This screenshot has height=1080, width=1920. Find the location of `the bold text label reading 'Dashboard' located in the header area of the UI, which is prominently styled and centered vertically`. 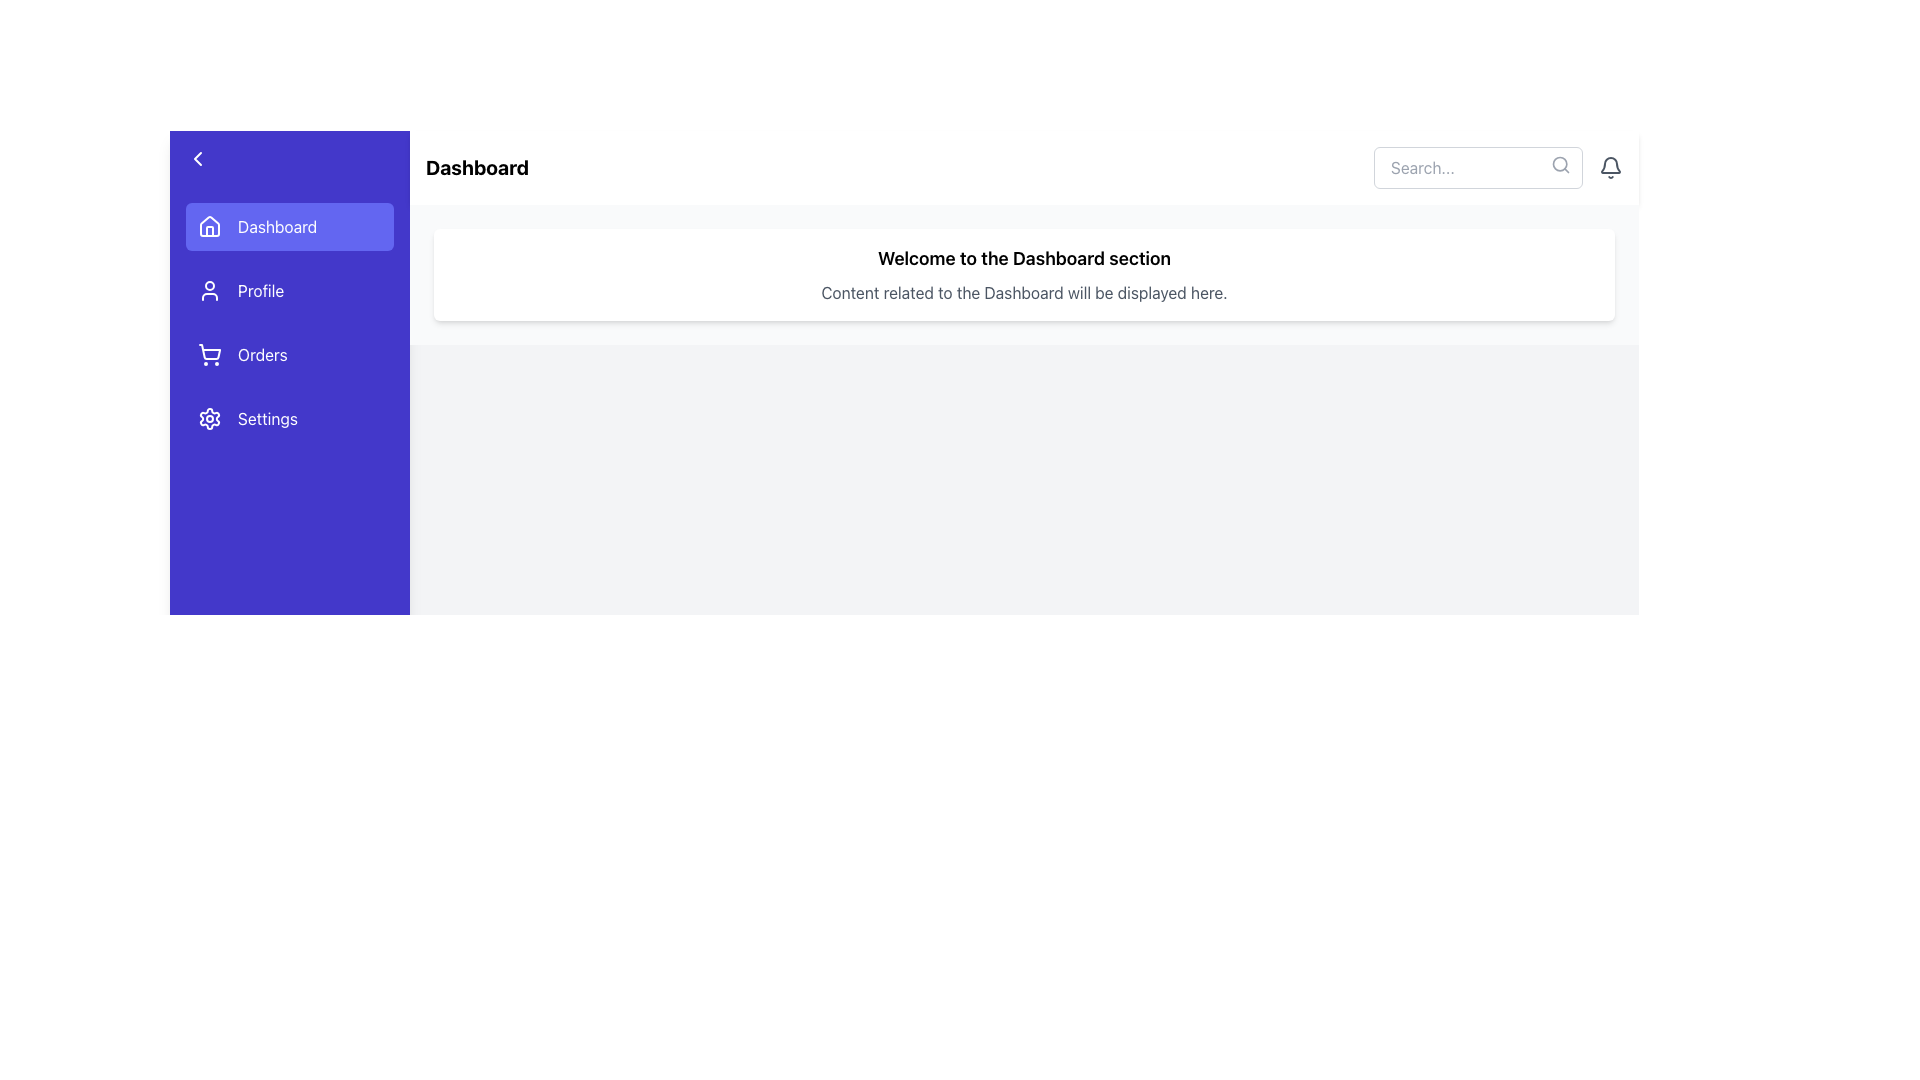

the bold text label reading 'Dashboard' located in the header area of the UI, which is prominently styled and centered vertically is located at coordinates (476, 167).